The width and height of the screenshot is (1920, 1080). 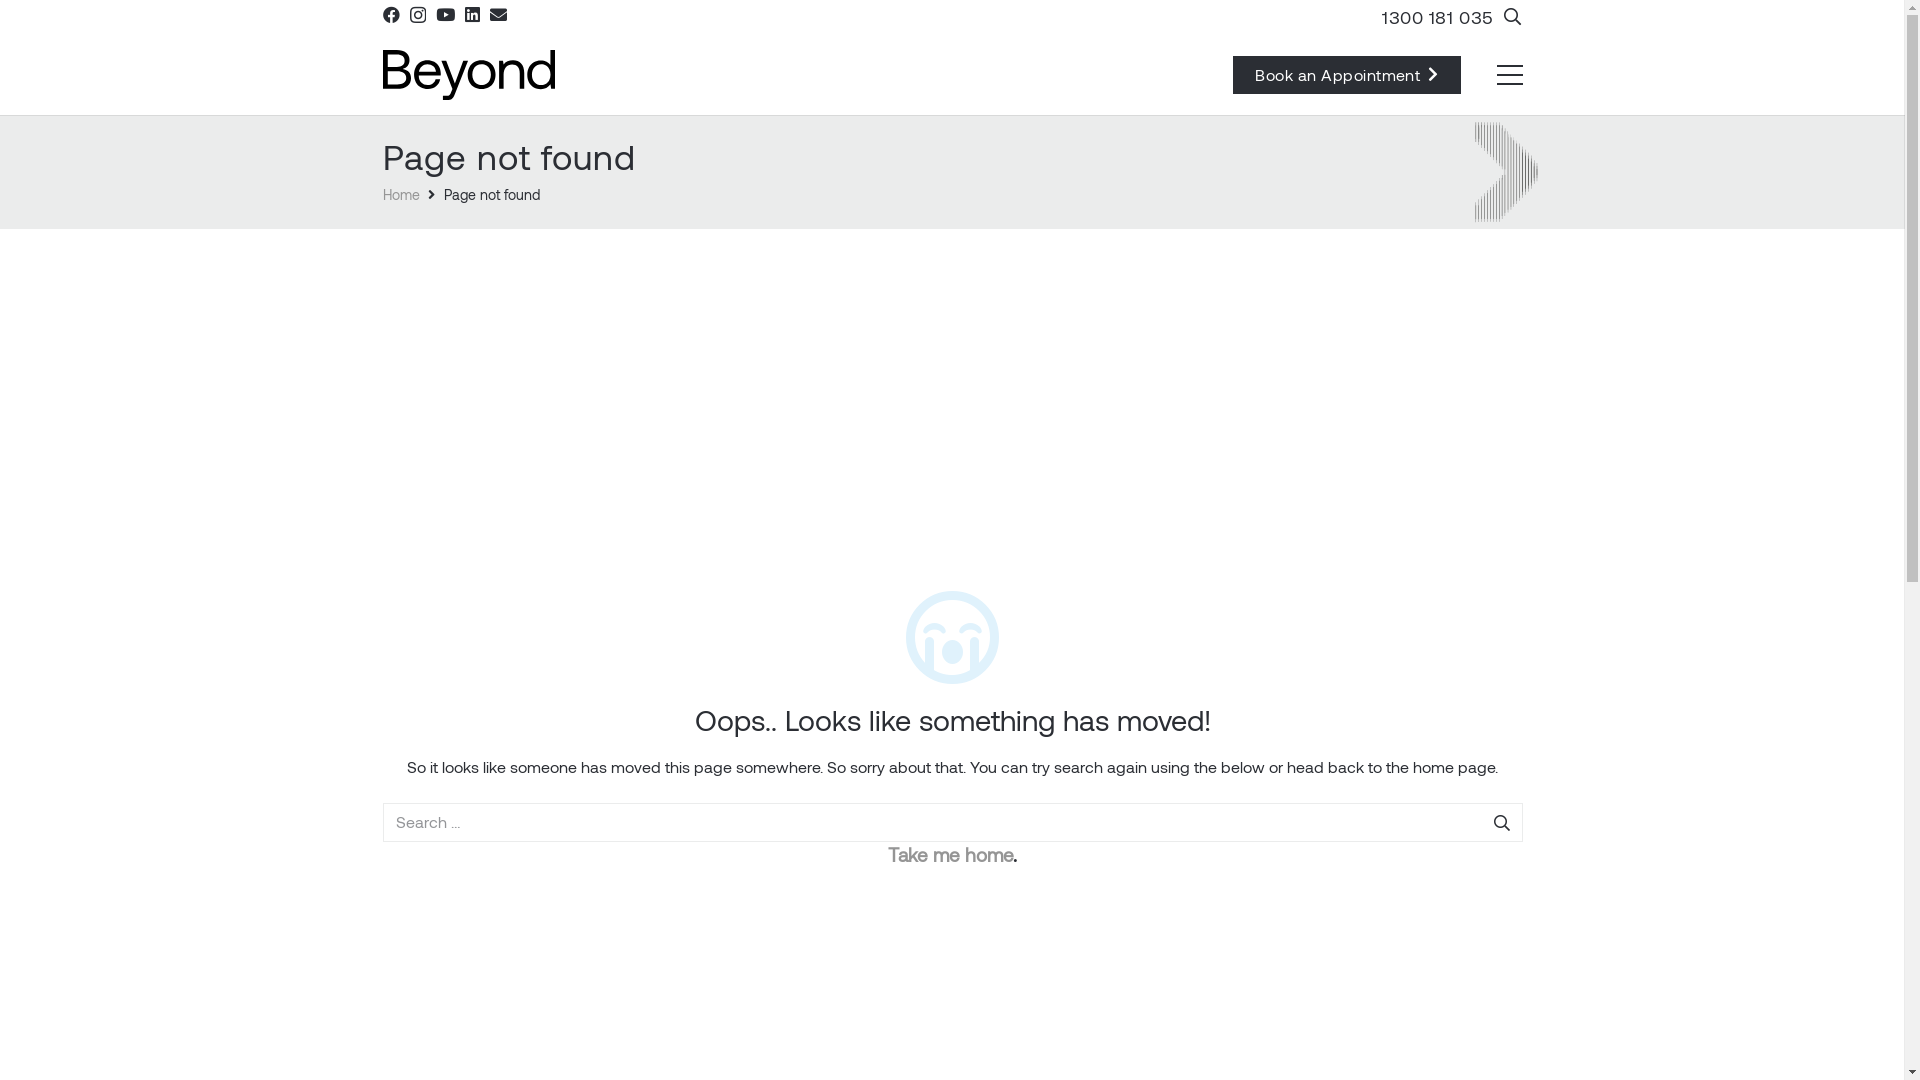 What do you see at coordinates (951, 1055) in the screenshot?
I see `'Privacy Policy'` at bounding box center [951, 1055].